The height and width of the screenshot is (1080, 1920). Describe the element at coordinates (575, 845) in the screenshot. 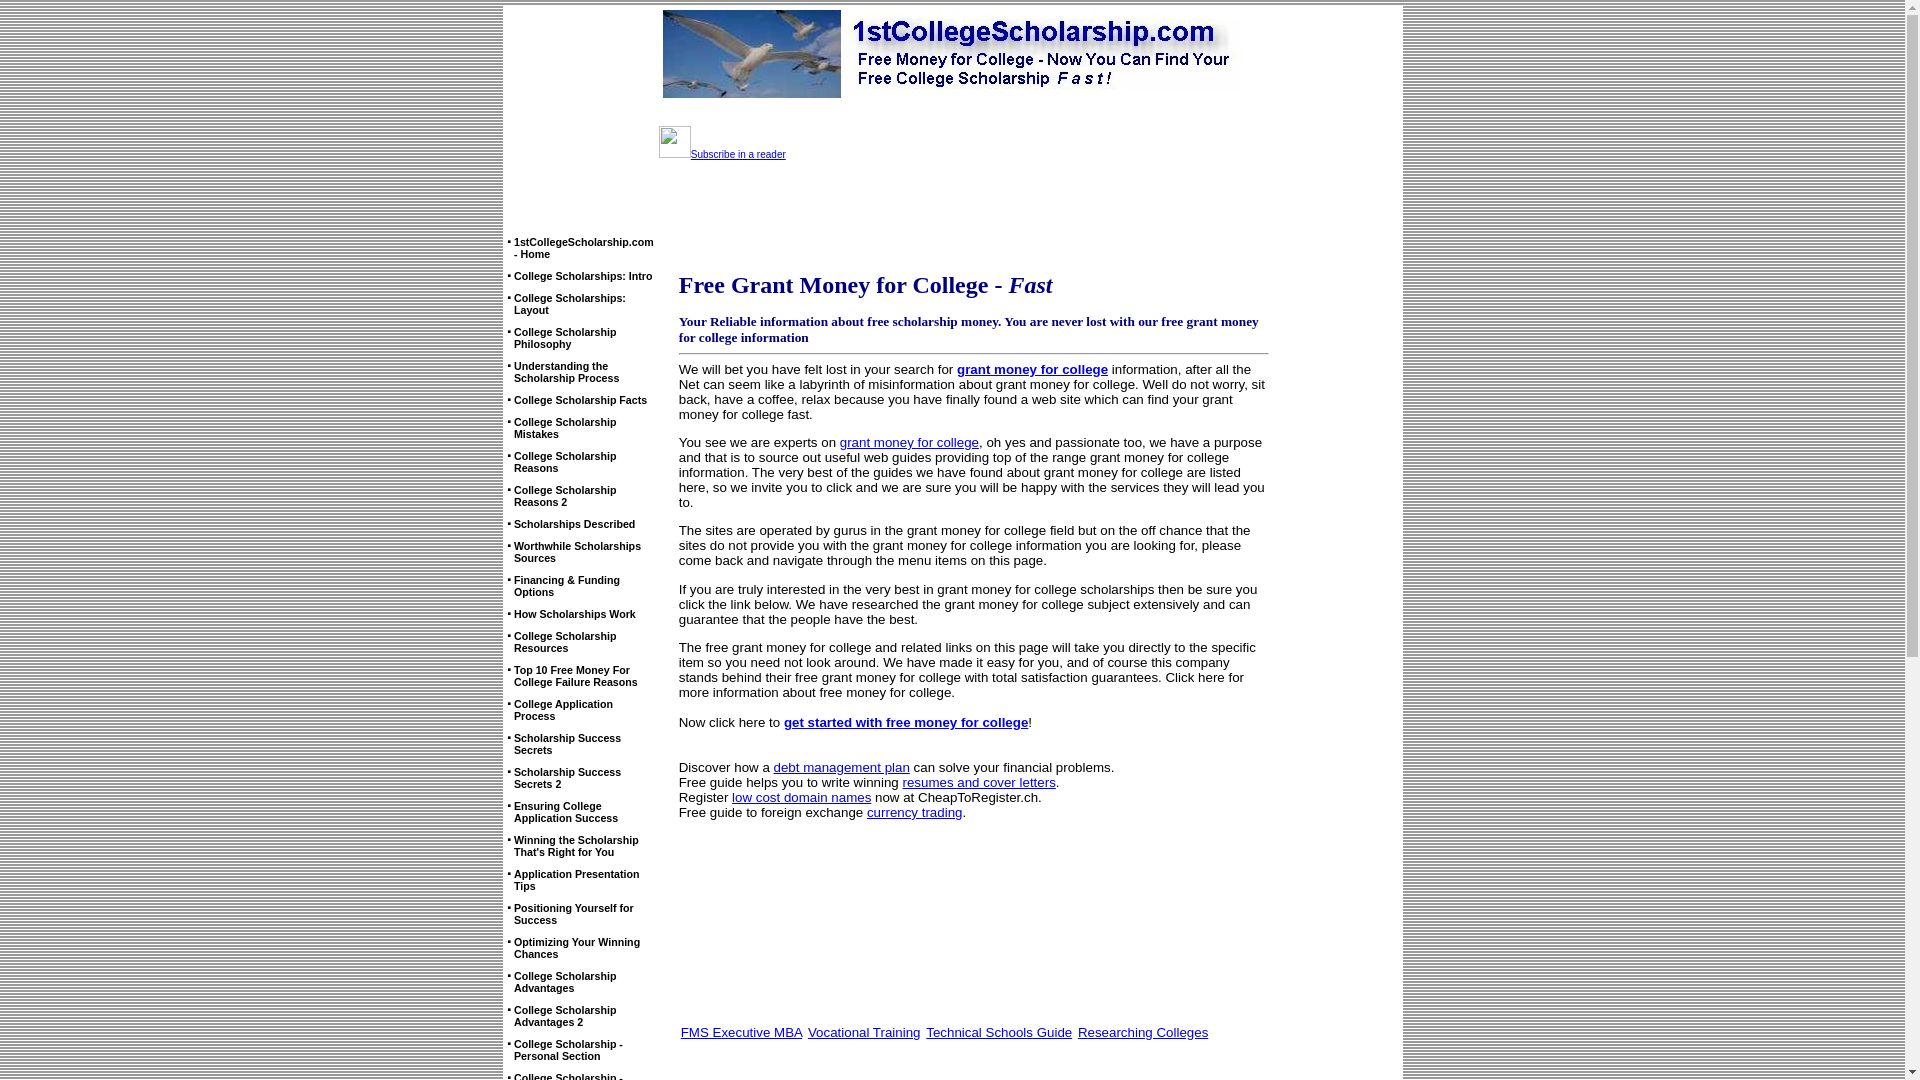

I see `'Winning the Scholarship That's Right for You'` at that location.